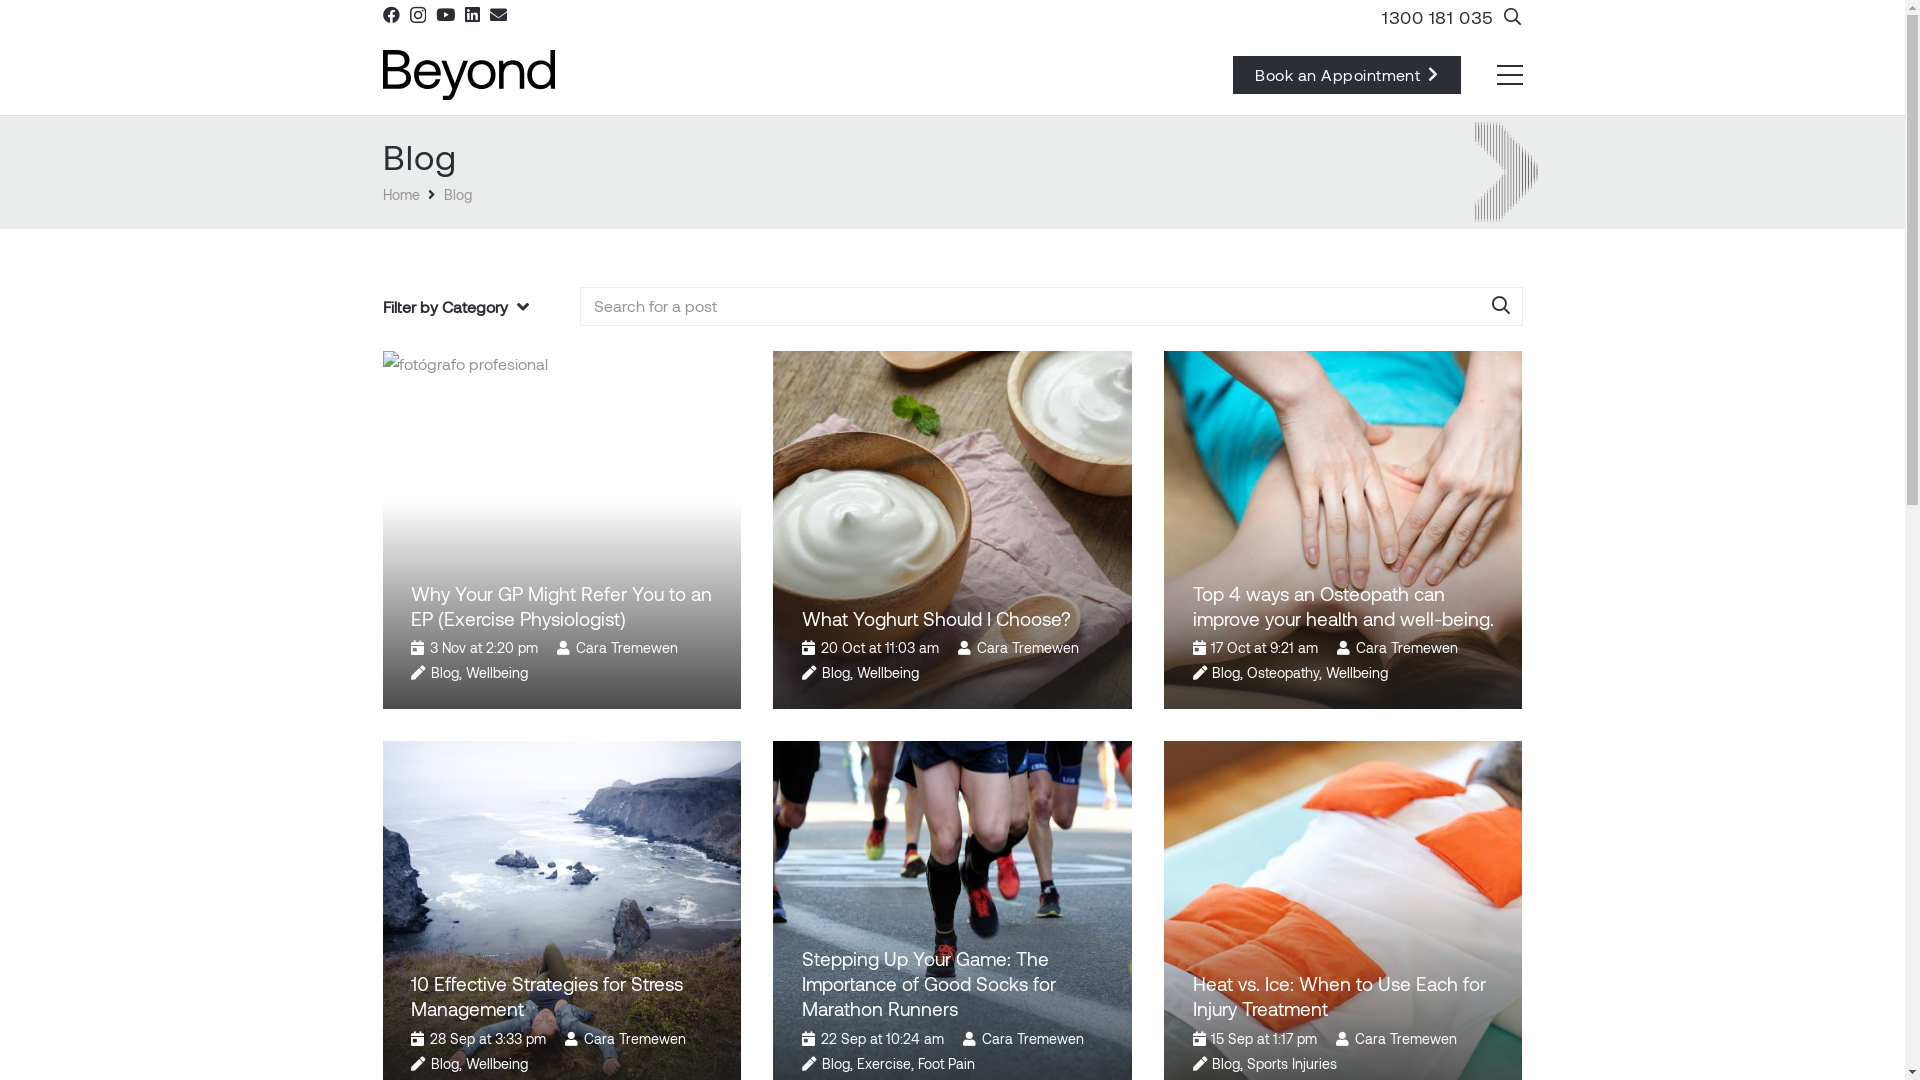  Describe the element at coordinates (1338, 995) in the screenshot. I see `'Heat vs. Ice: When to Use Each for Injury Treatment'` at that location.